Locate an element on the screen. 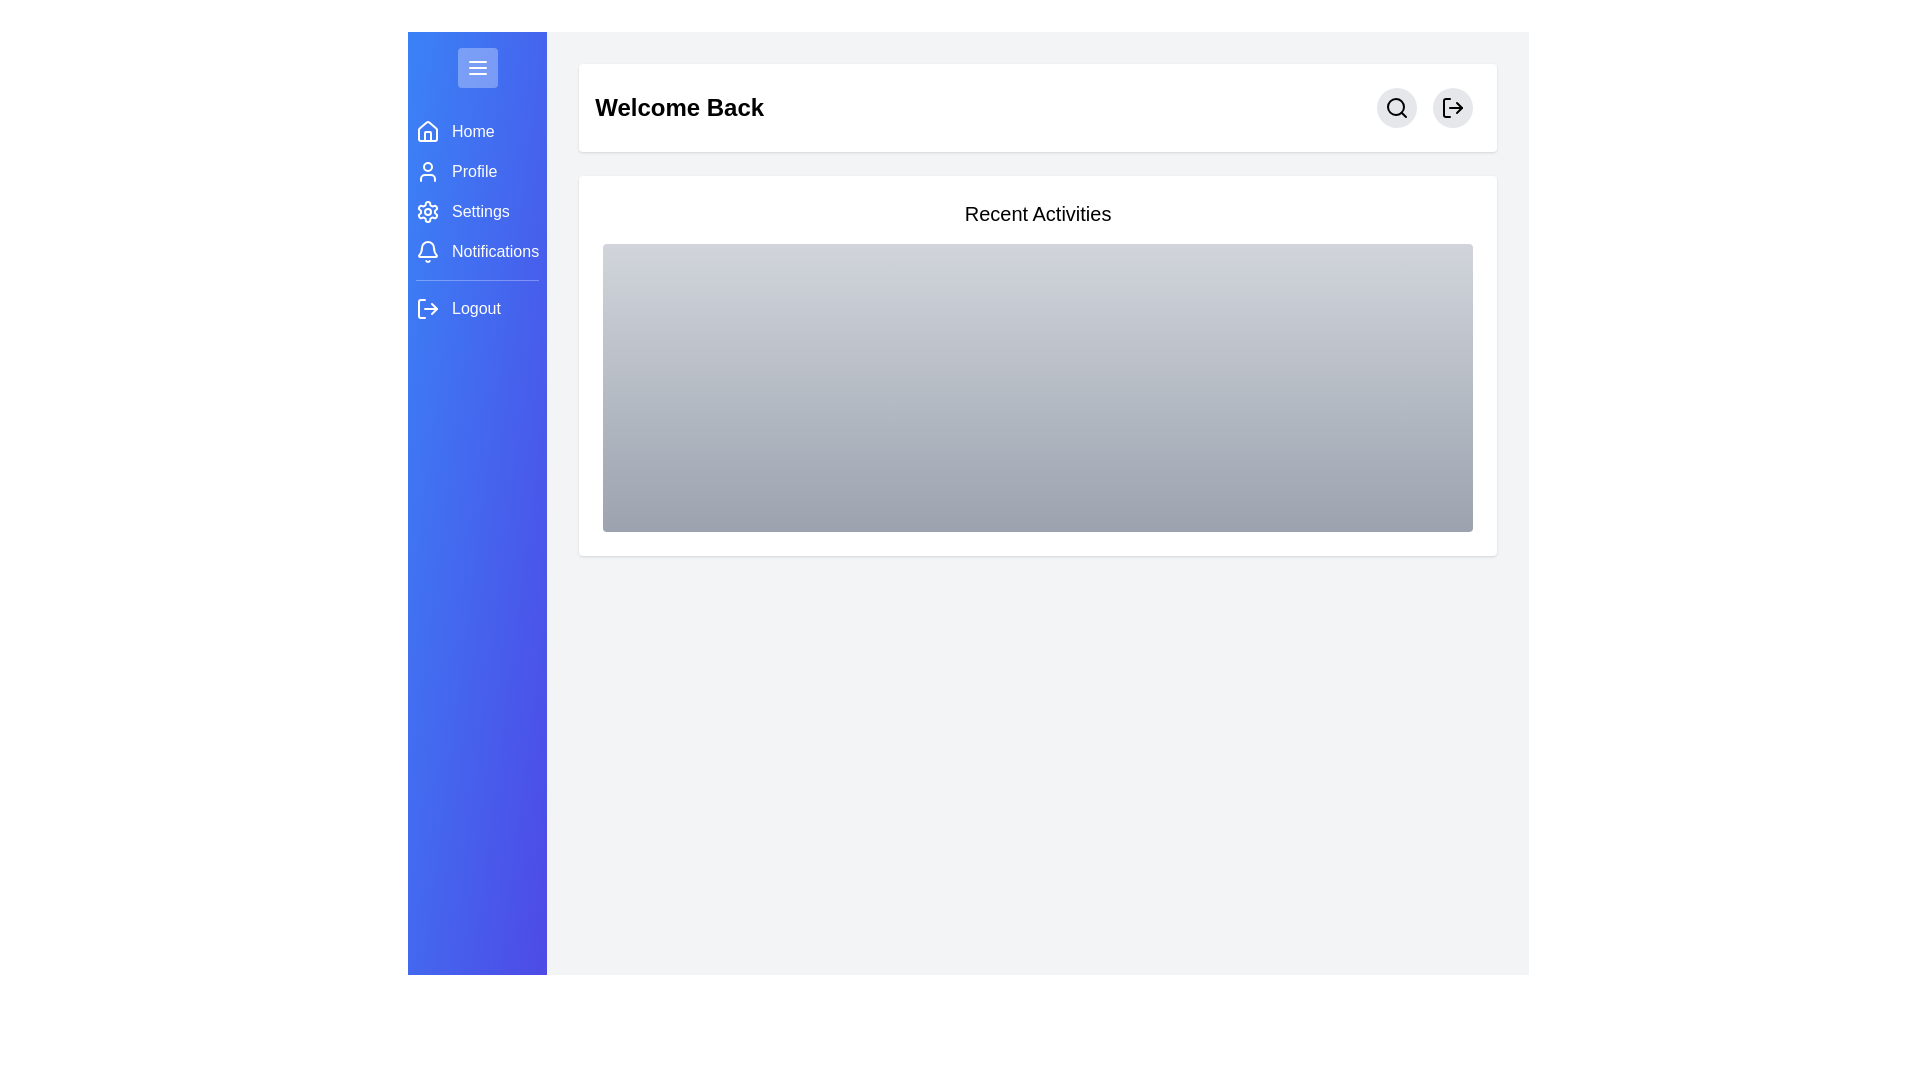 The height and width of the screenshot is (1080, 1920). the 'Profile' navigation item in the vertical menu, which features a user icon on the left and is the second item in the list is located at coordinates (476, 171).